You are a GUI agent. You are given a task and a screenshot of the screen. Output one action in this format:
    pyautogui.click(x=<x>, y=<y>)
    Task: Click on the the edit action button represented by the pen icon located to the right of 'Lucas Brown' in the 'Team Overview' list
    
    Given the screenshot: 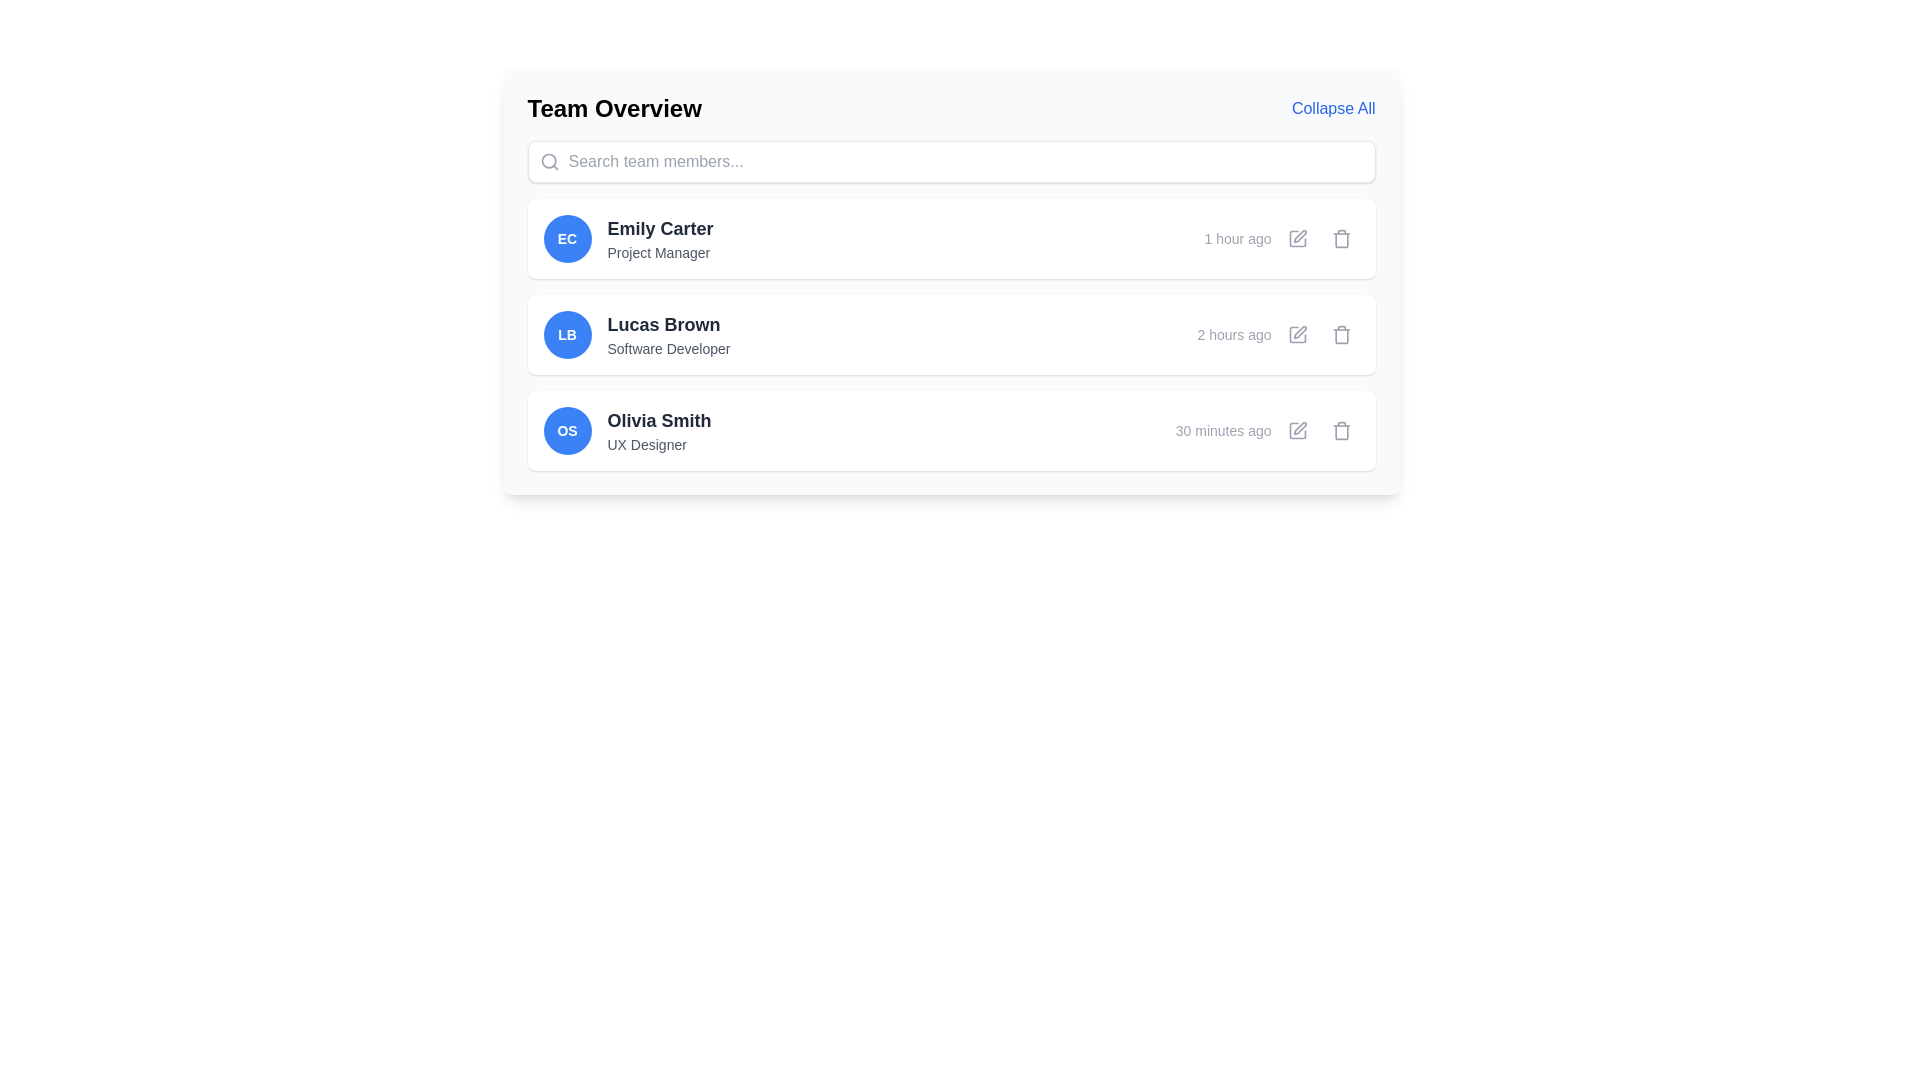 What is the action you would take?
    pyautogui.click(x=1300, y=331)
    